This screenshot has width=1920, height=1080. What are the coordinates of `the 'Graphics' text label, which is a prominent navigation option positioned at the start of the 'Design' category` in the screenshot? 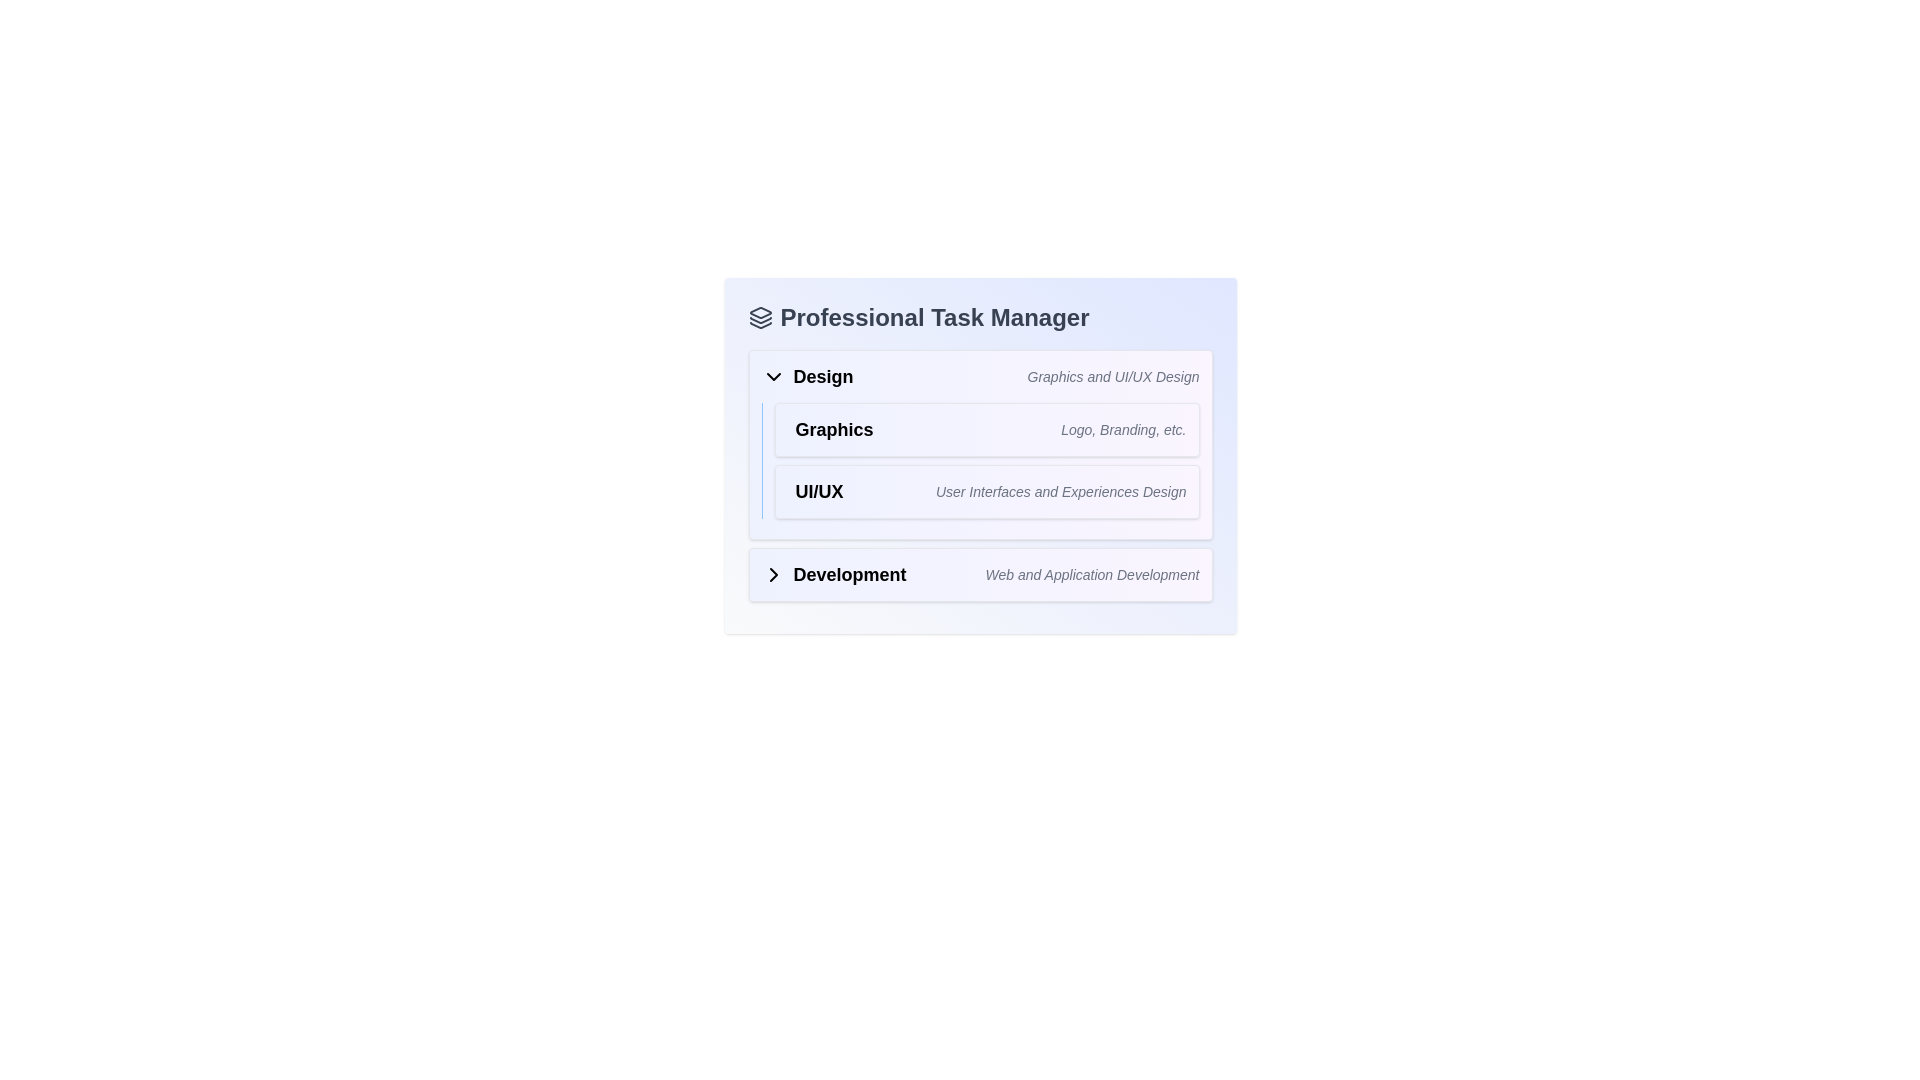 It's located at (830, 428).